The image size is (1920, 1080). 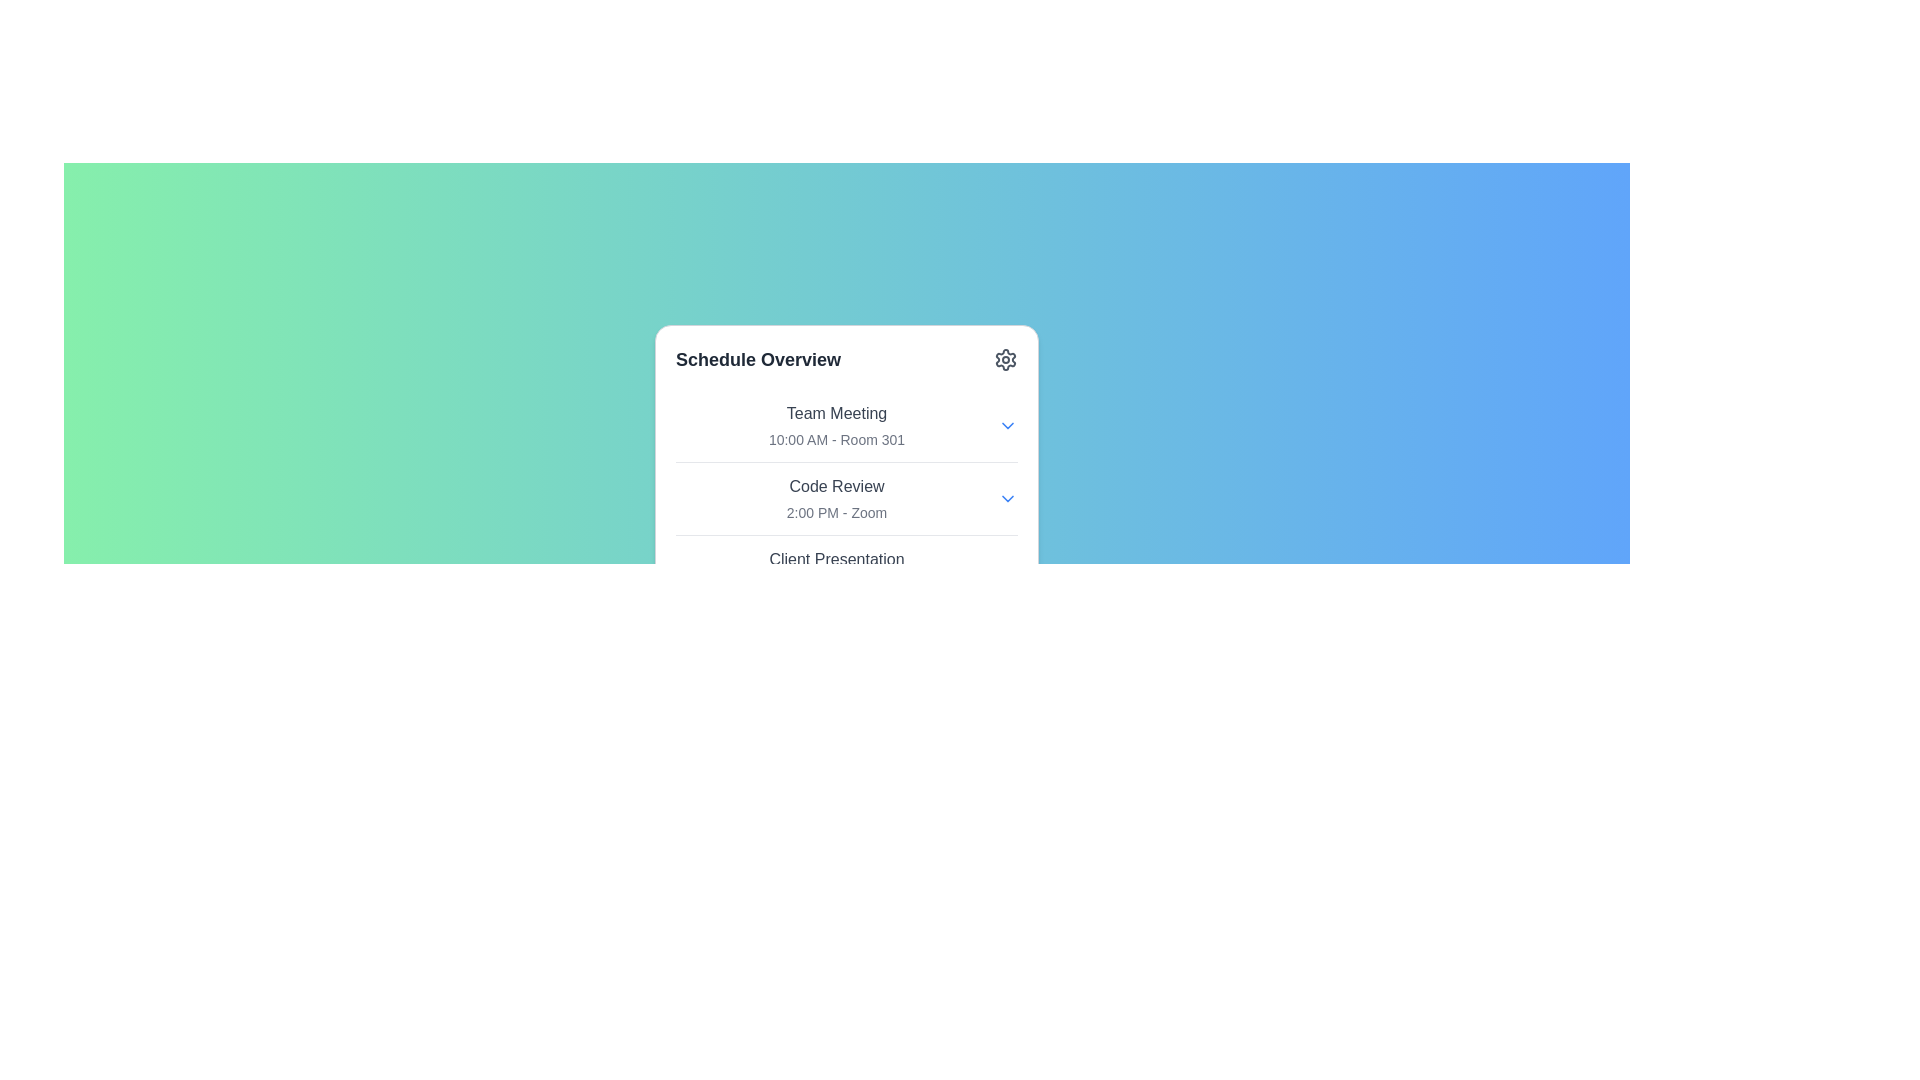 I want to click on the text label displaying '10:00 AM - Room 301', which is styled in a small gray font and is located beneath the 'Team Meeting' title in the 'Schedule Overview' panel, so click(x=836, y=438).